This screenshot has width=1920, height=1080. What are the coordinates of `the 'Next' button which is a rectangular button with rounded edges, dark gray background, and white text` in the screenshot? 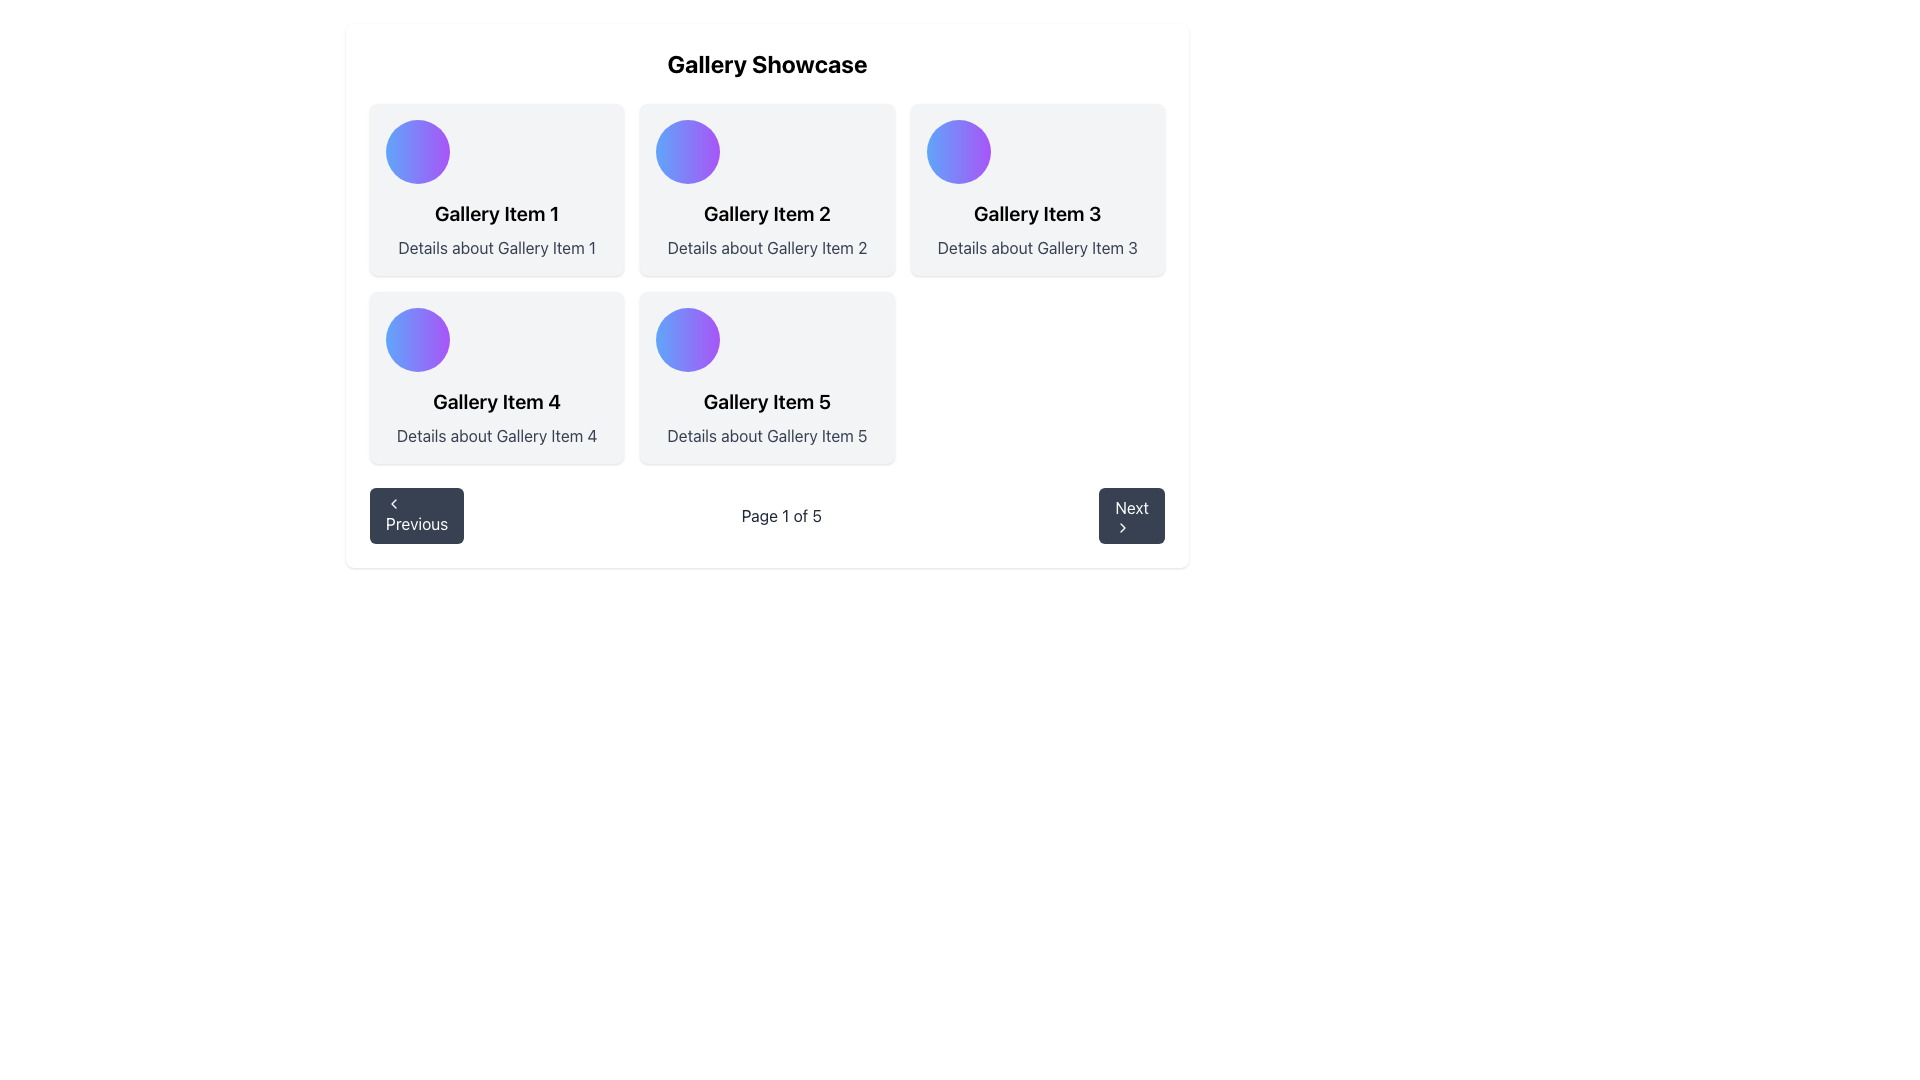 It's located at (1132, 515).